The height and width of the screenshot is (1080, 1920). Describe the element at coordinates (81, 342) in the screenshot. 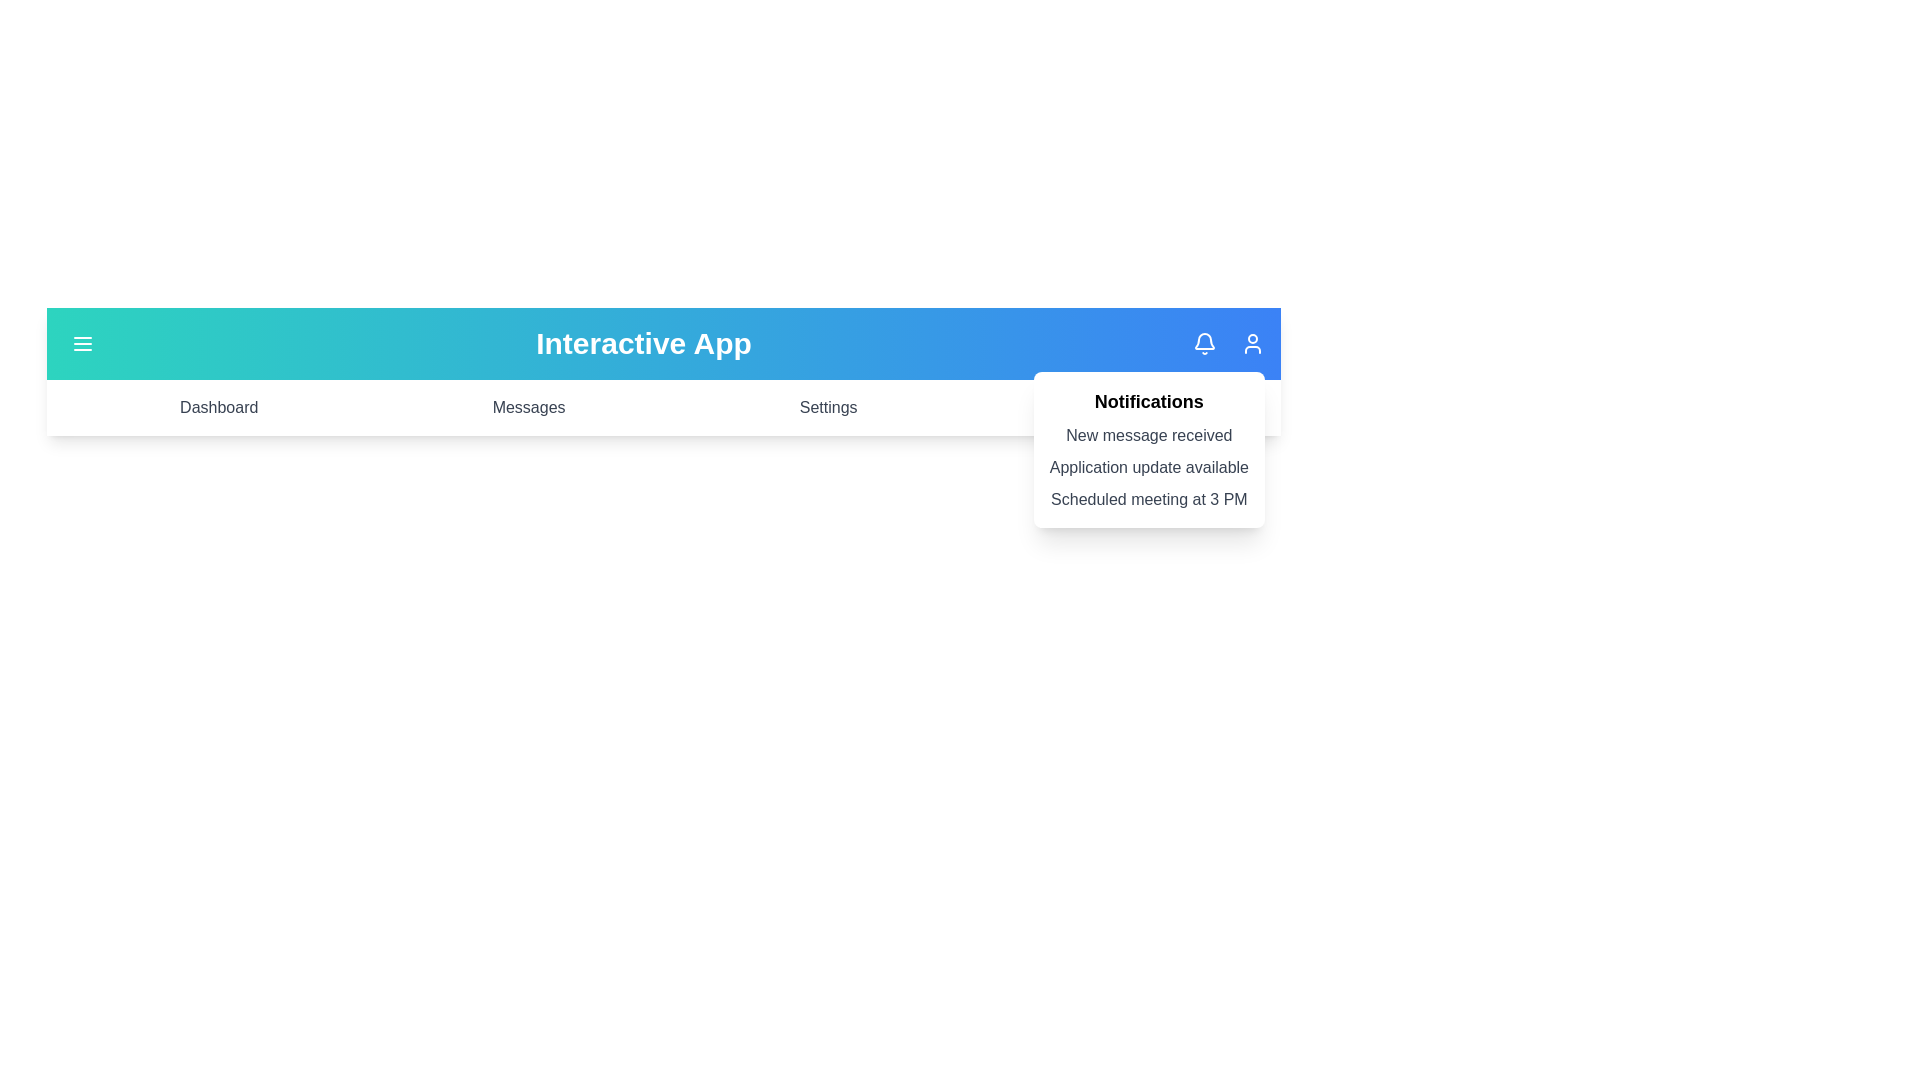

I see `the menu icon to toggle the menu visibility` at that location.